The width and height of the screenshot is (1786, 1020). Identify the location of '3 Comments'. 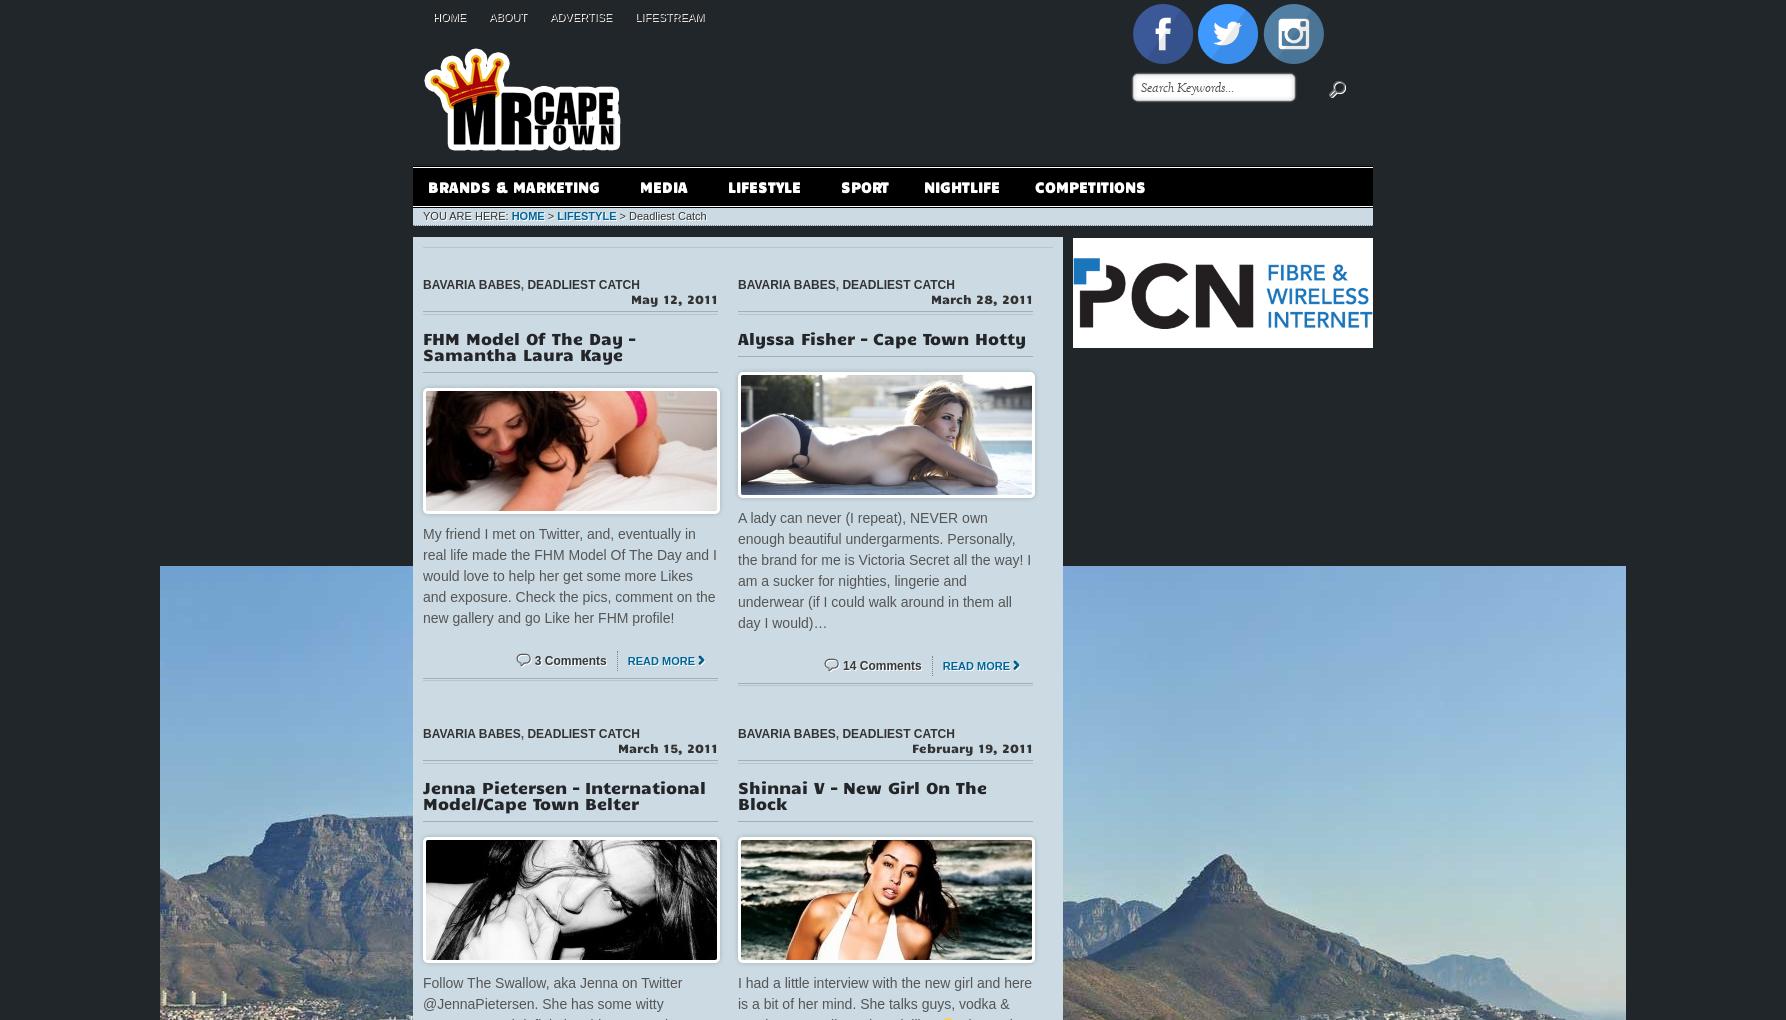
(568, 660).